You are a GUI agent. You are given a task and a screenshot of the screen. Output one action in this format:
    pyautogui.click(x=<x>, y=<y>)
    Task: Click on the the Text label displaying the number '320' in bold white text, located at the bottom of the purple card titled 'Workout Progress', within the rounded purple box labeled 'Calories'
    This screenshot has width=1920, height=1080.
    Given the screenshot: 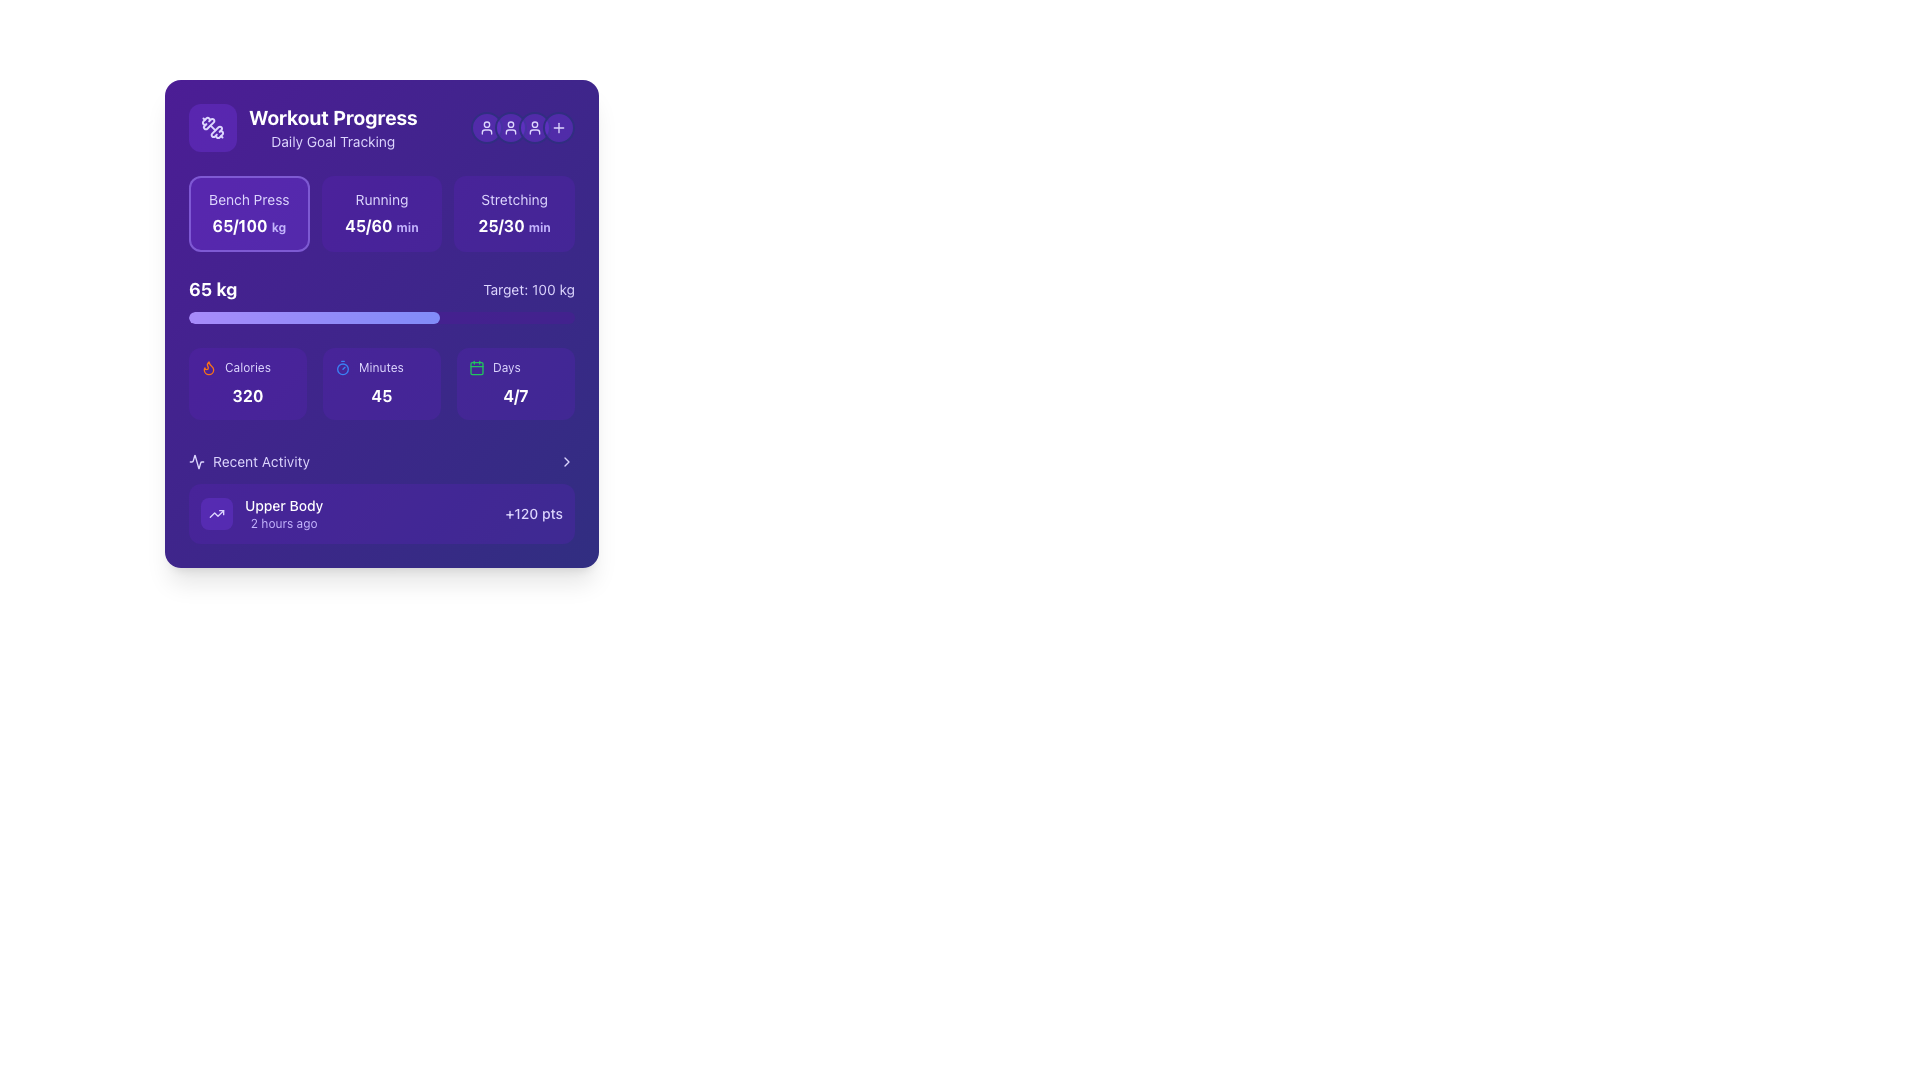 What is the action you would take?
    pyautogui.click(x=247, y=396)
    